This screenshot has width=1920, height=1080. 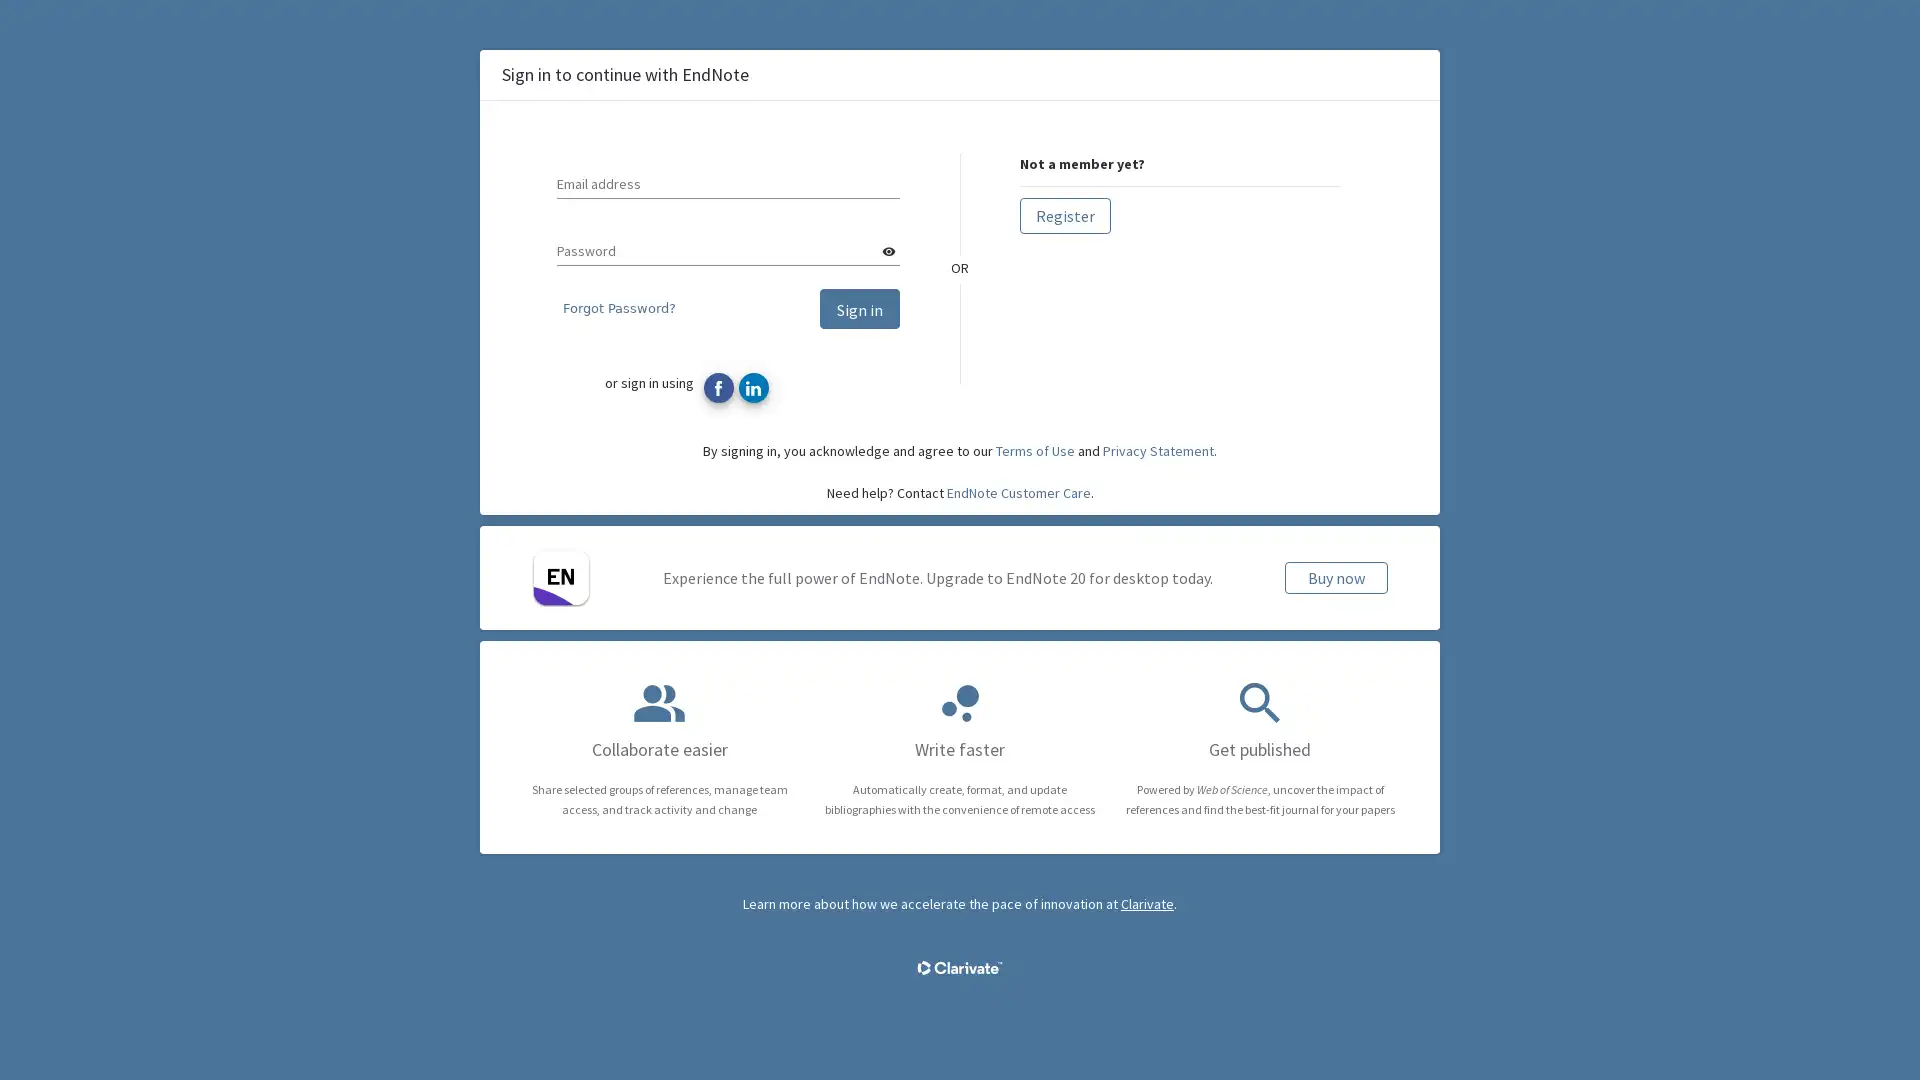 I want to click on Register, so click(x=1064, y=216).